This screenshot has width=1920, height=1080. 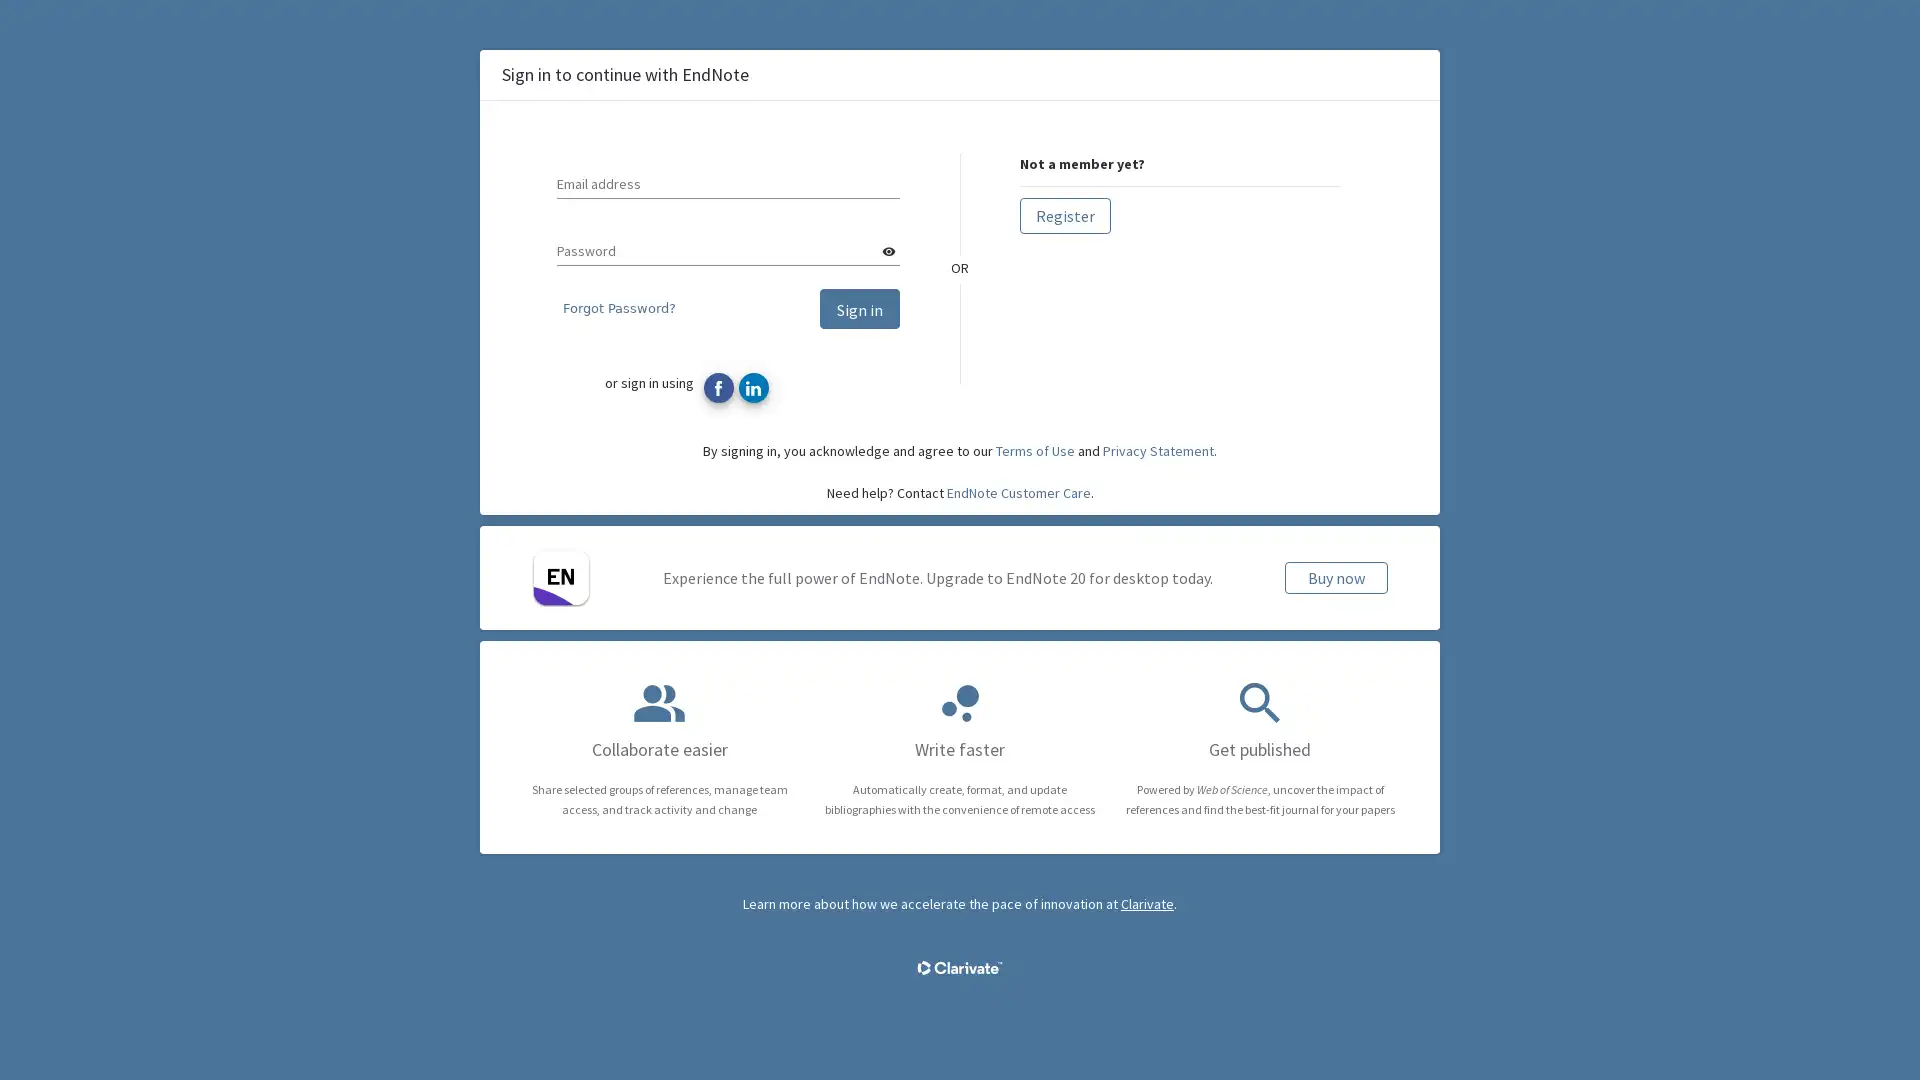 I want to click on Register, so click(x=1064, y=216).